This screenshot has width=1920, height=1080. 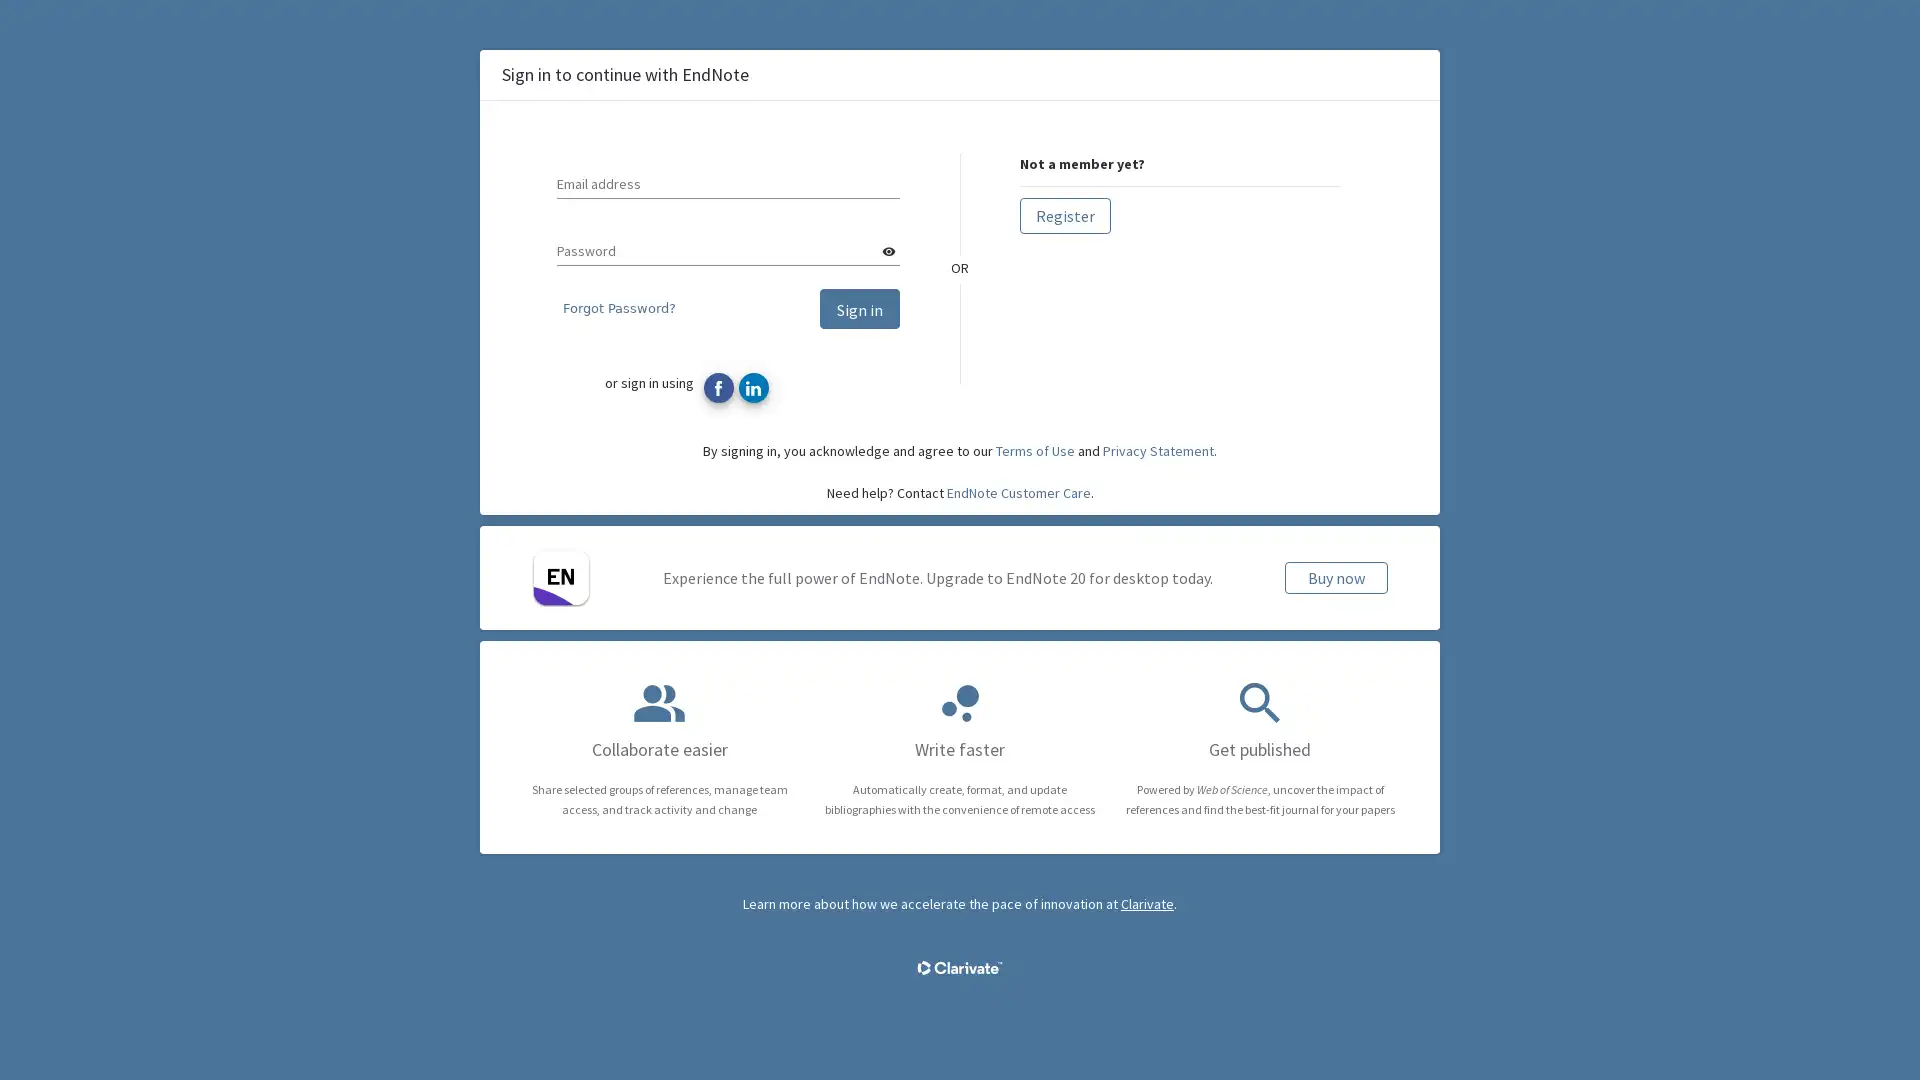 I want to click on Register, so click(x=1064, y=216).